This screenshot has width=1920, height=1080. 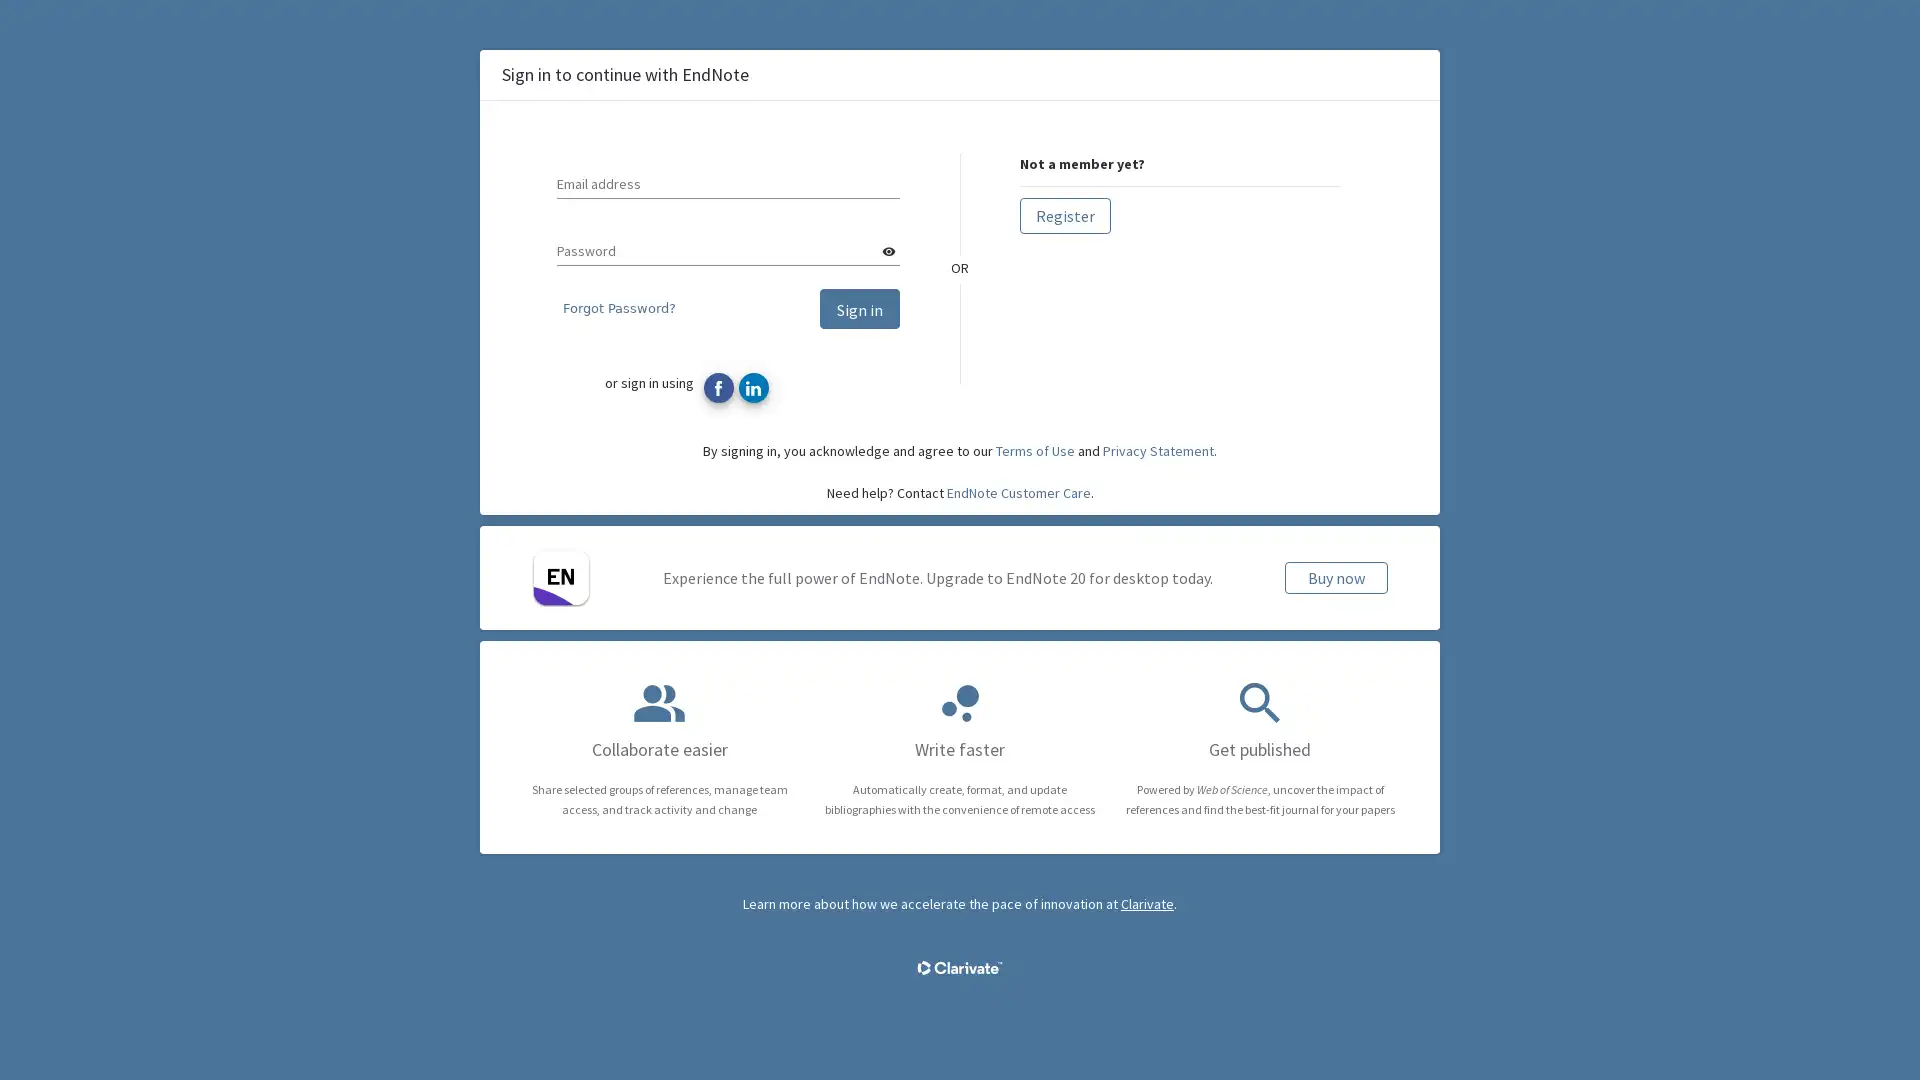 I want to click on Register, so click(x=1064, y=216).